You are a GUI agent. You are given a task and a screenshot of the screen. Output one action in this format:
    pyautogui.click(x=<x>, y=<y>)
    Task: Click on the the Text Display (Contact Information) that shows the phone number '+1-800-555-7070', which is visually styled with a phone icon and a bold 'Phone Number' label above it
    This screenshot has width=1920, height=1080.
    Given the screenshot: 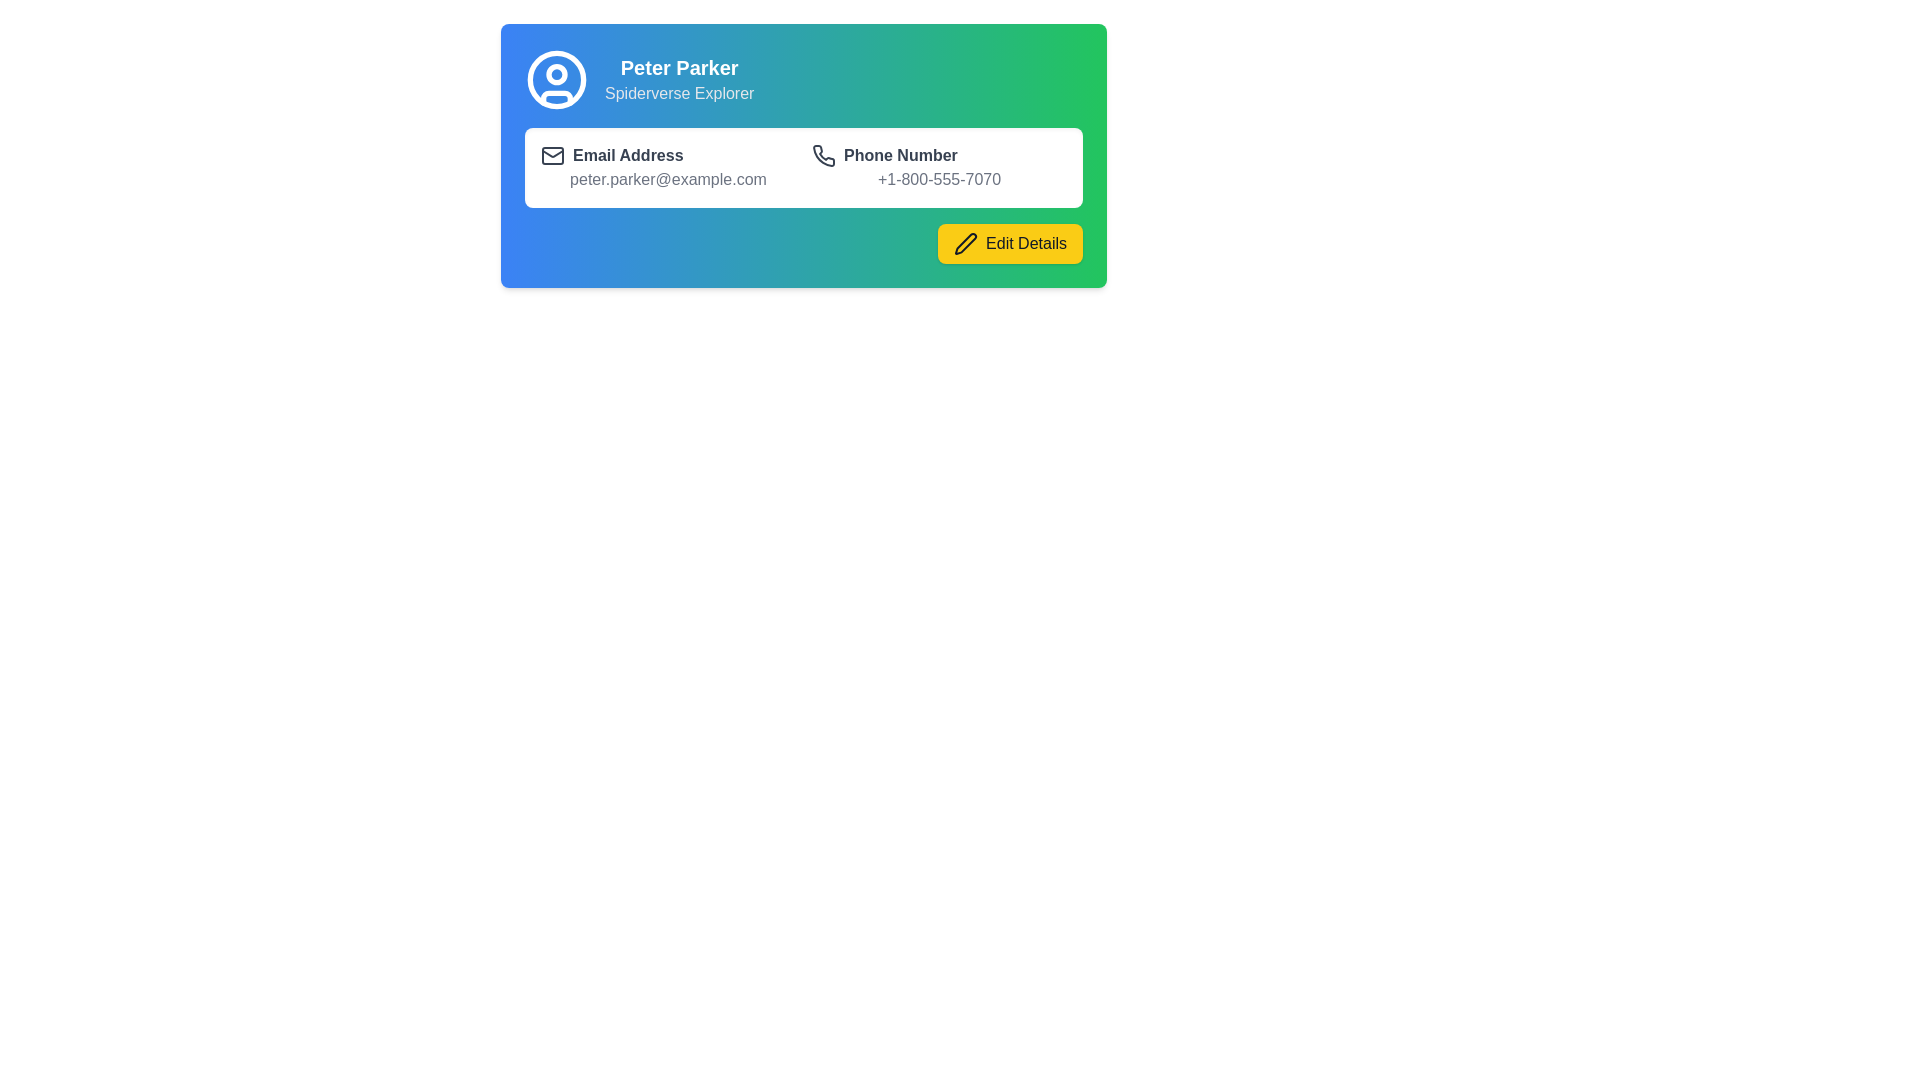 What is the action you would take?
    pyautogui.click(x=938, y=167)
    